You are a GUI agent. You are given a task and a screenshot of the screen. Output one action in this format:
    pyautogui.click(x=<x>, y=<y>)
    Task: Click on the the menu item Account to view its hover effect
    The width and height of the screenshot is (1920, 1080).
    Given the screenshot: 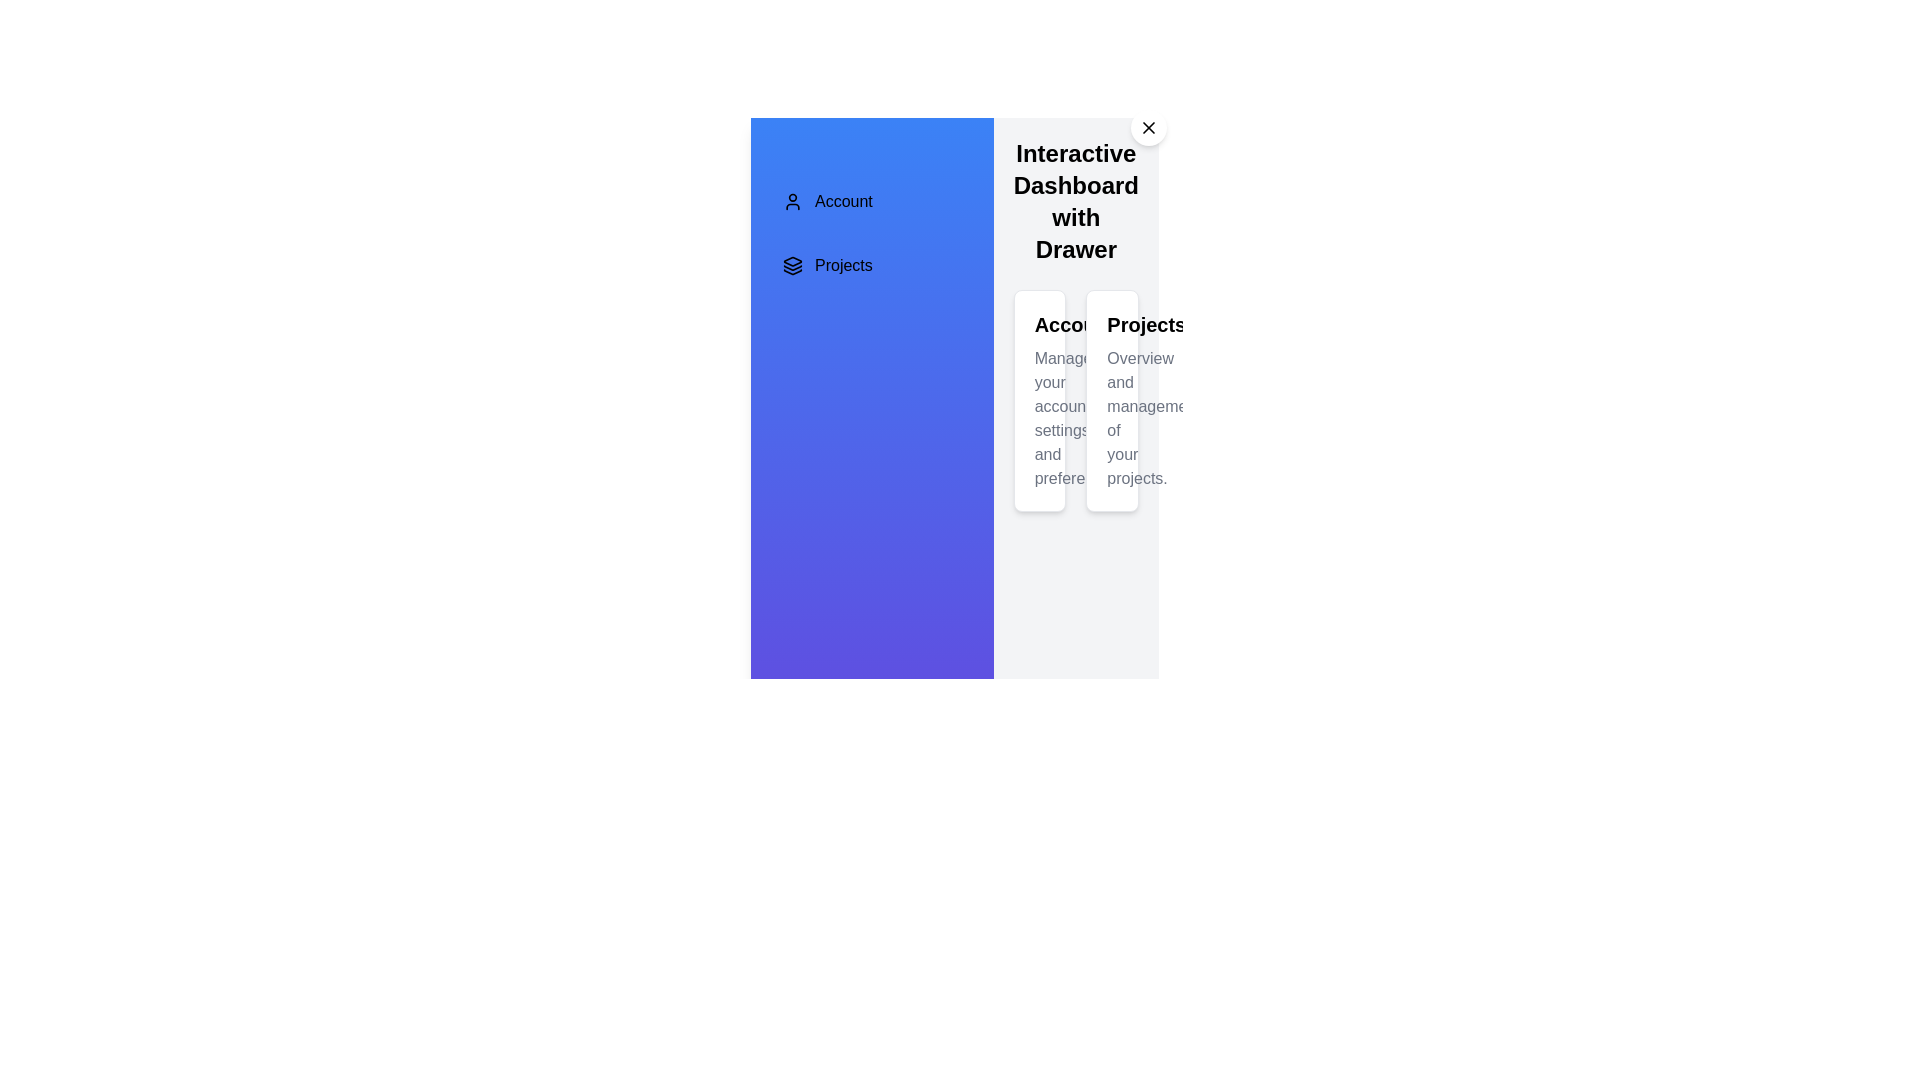 What is the action you would take?
    pyautogui.click(x=872, y=201)
    